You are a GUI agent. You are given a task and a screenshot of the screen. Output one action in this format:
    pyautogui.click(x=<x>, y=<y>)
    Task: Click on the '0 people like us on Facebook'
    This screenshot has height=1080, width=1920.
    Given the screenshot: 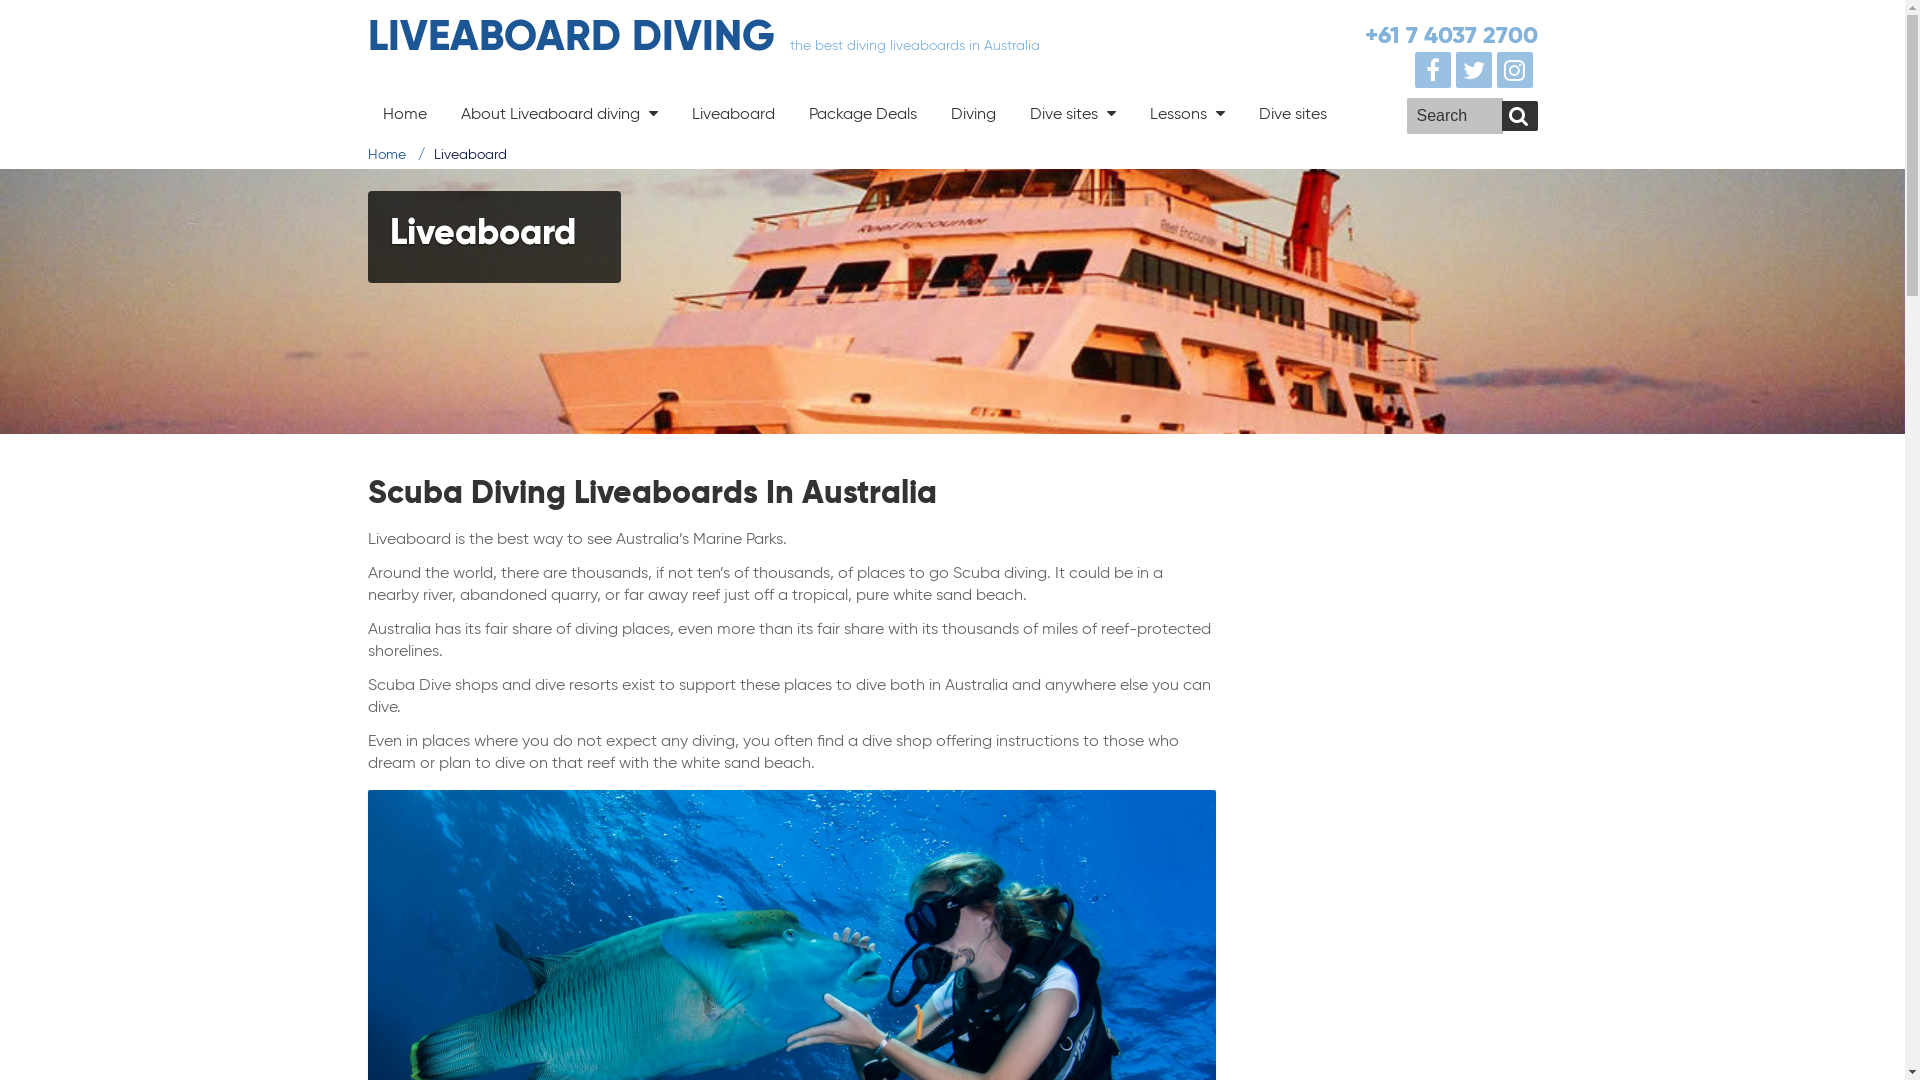 What is the action you would take?
    pyautogui.click(x=1414, y=69)
    